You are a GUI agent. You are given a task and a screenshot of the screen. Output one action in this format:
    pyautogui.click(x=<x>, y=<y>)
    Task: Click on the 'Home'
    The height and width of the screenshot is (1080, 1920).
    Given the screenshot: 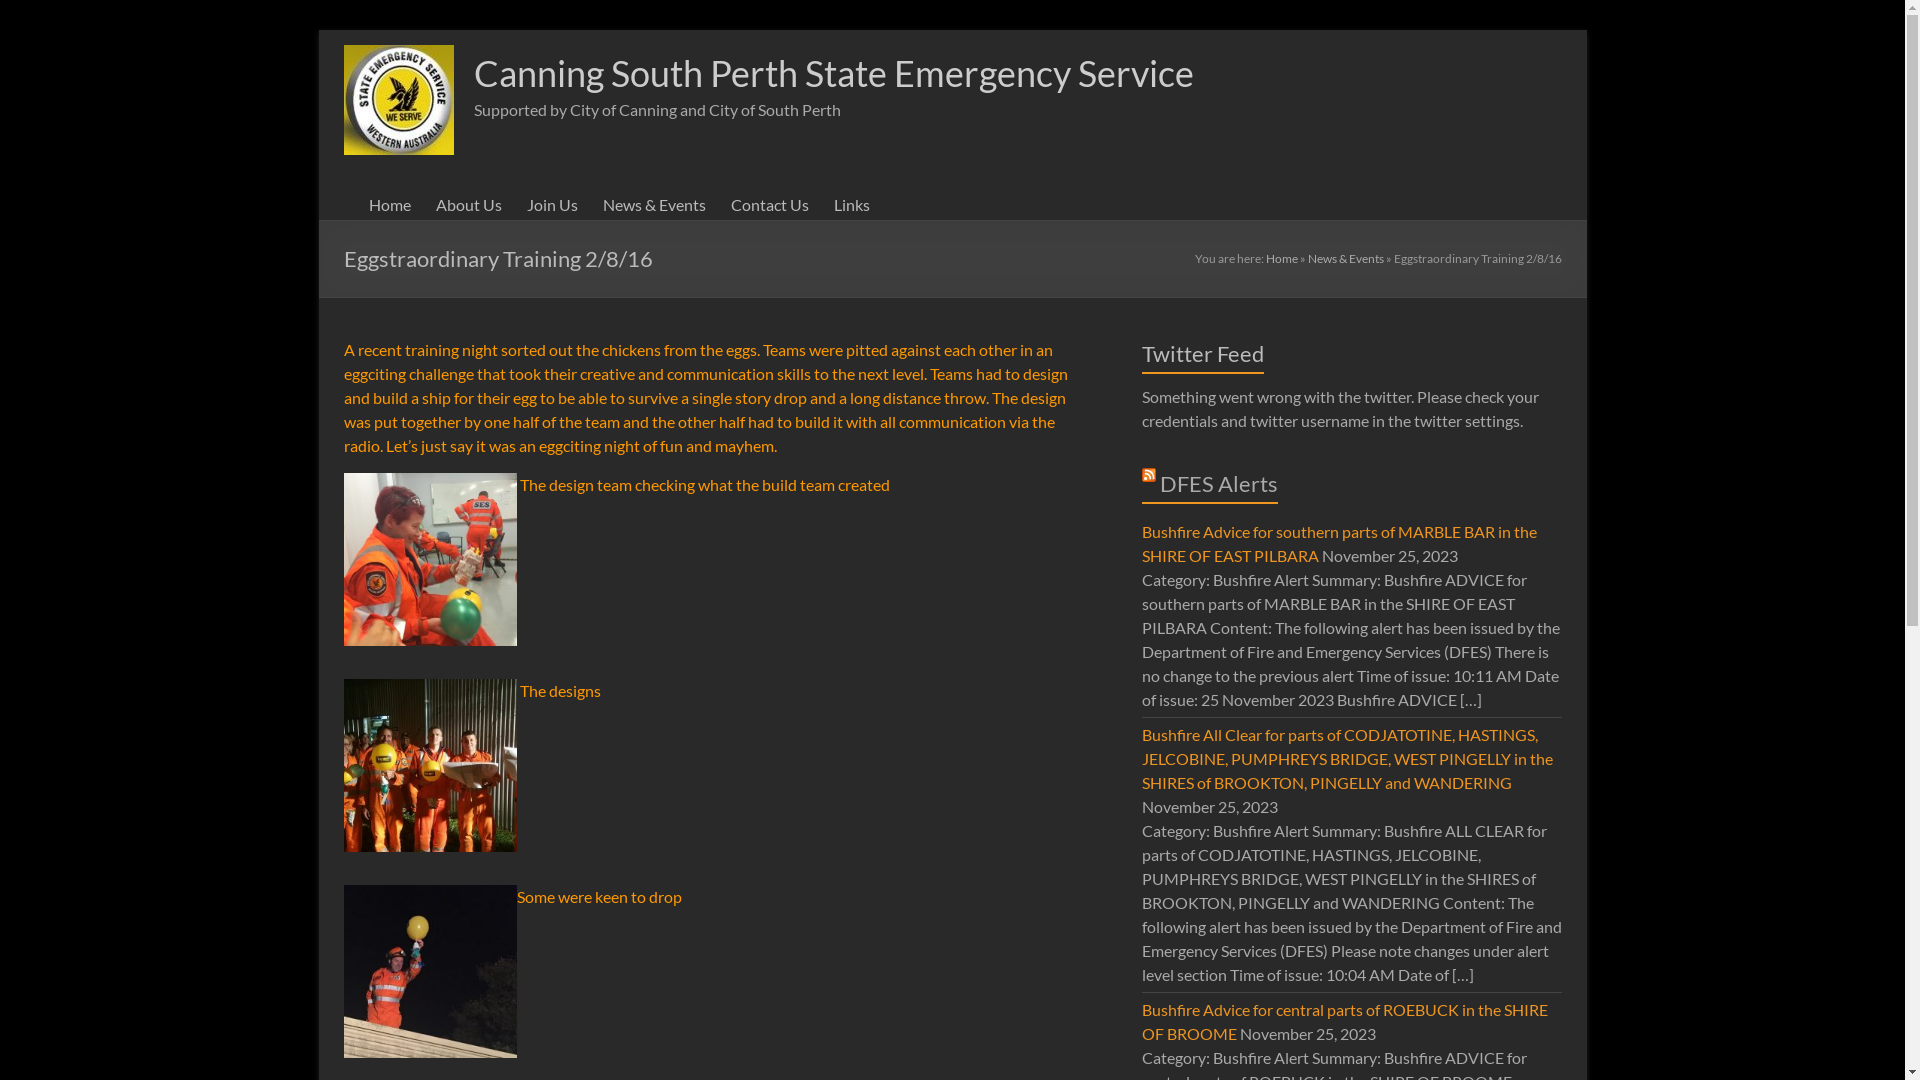 What is the action you would take?
    pyautogui.click(x=1265, y=257)
    